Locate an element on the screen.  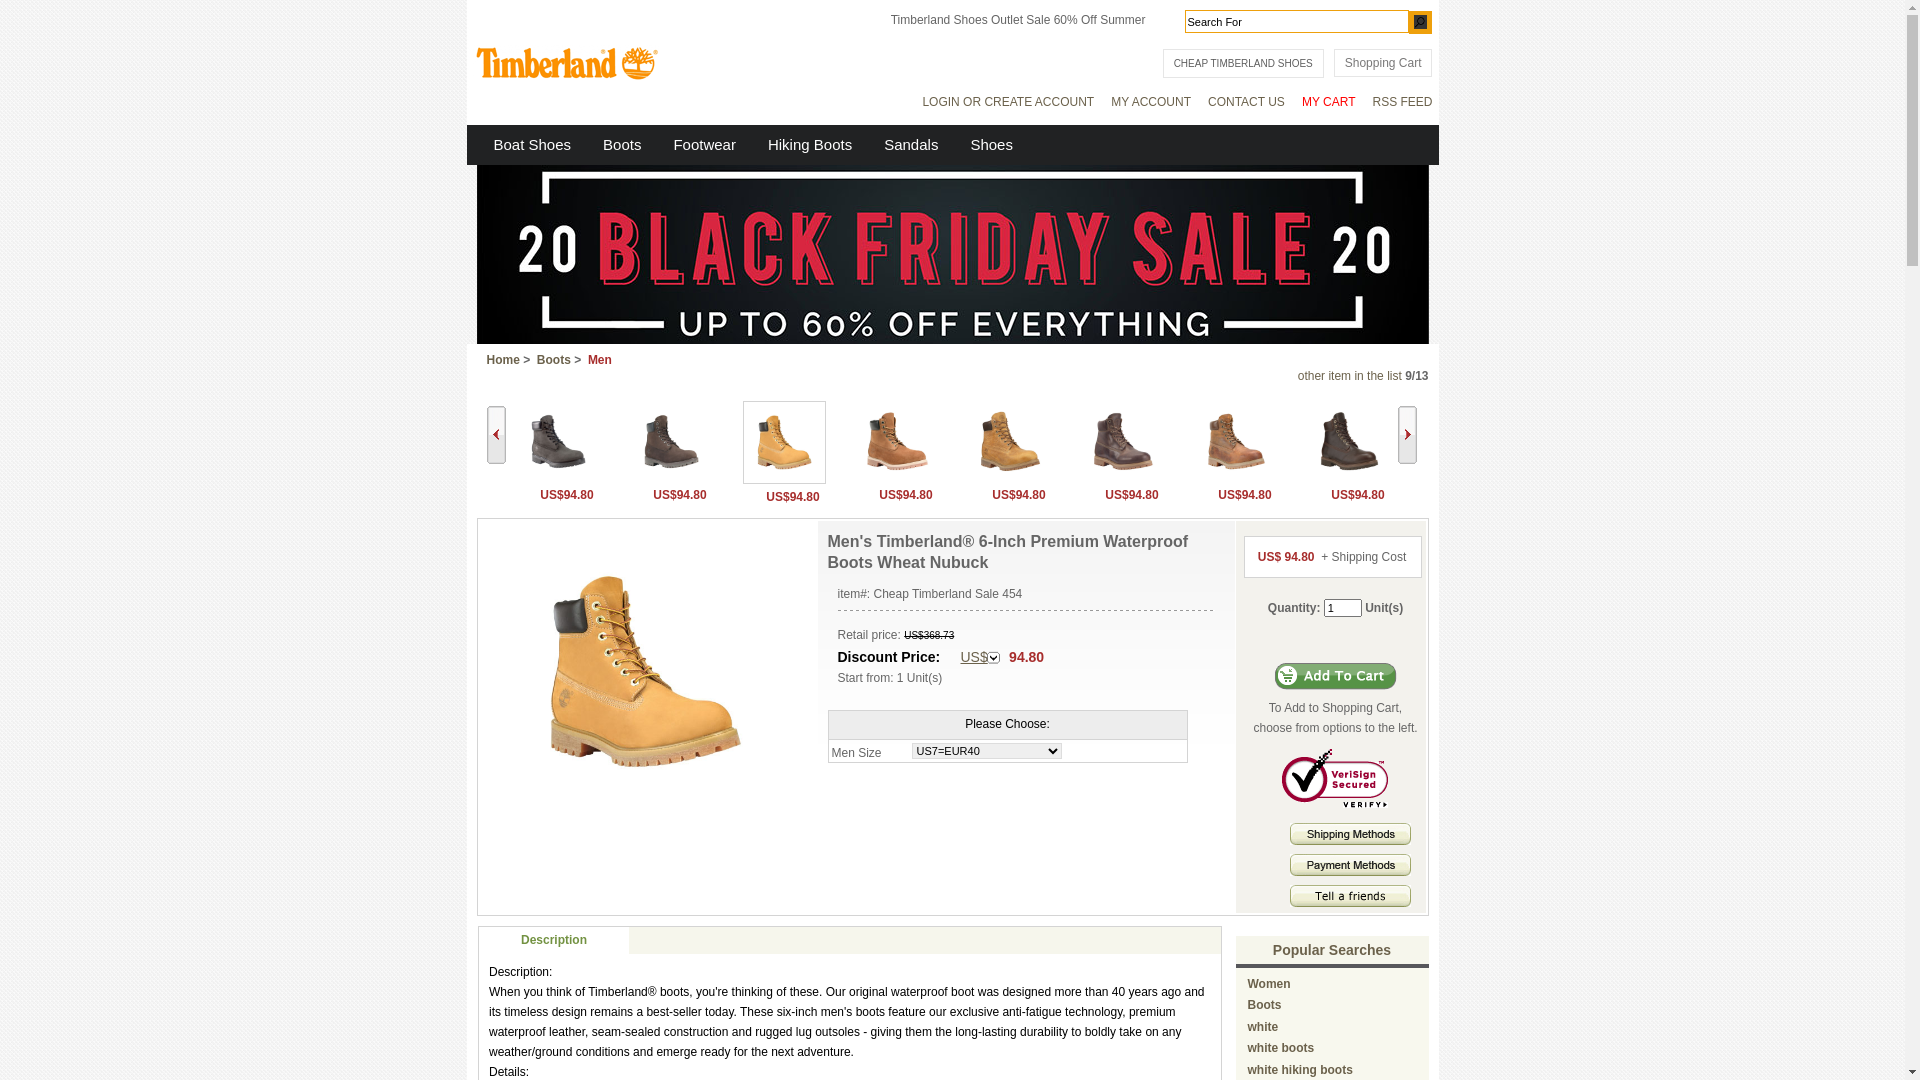
'Shipping Methods' is located at coordinates (1350, 840).